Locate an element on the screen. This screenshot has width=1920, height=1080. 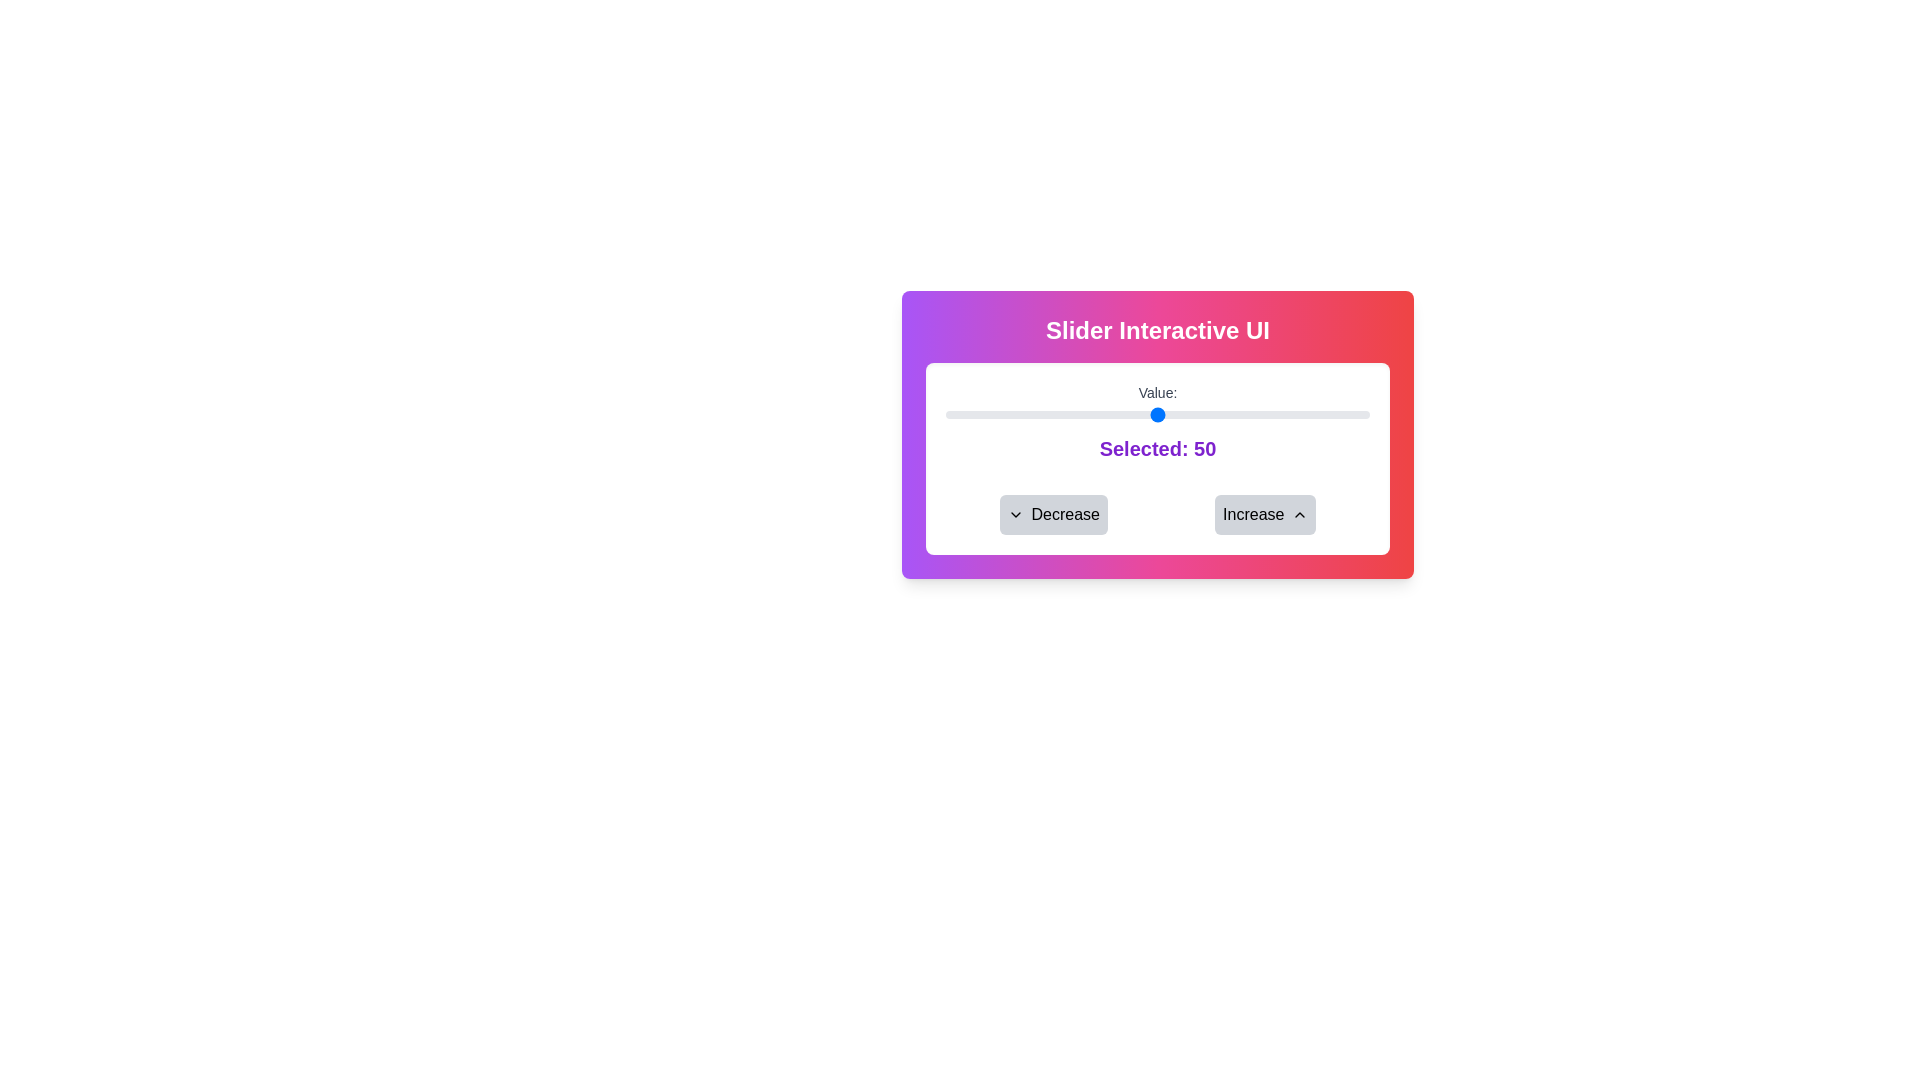
the slider is located at coordinates (1106, 414).